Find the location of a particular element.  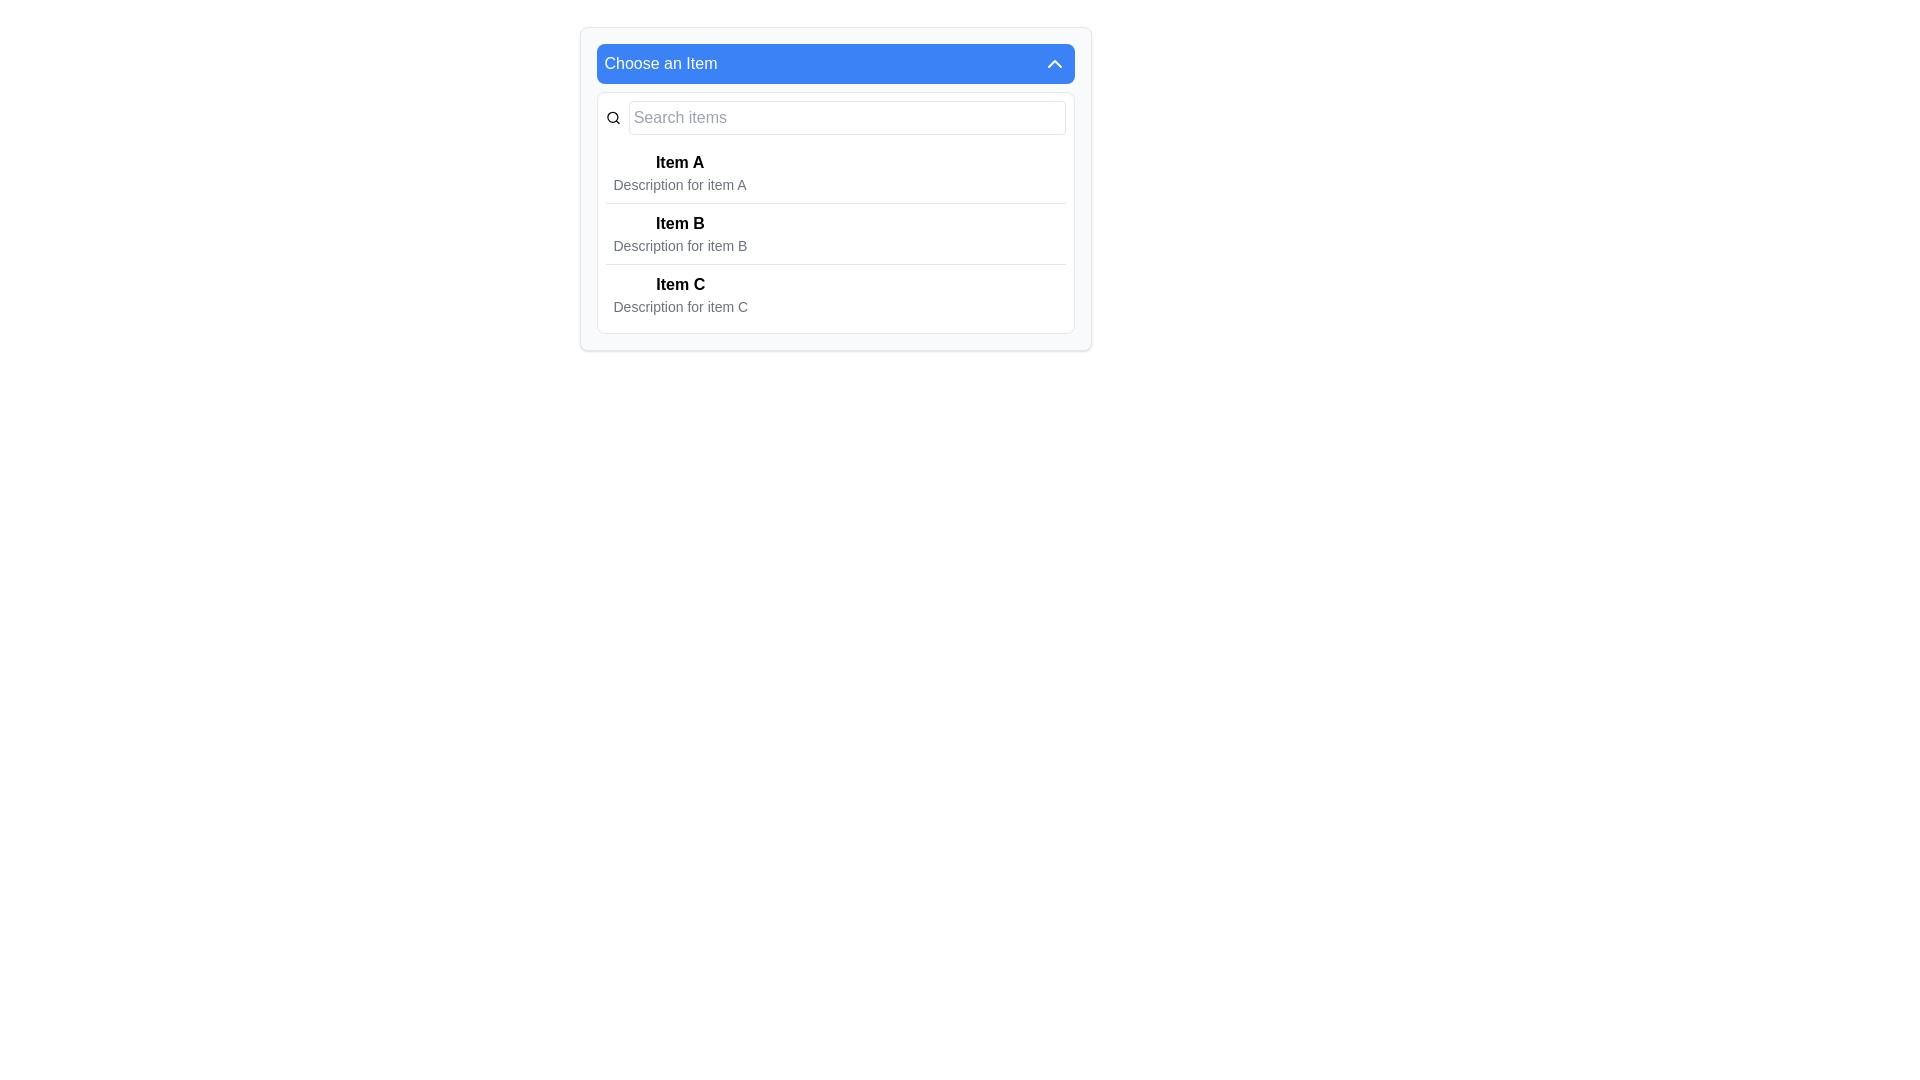

the upward-facing chevron icon located at the top-right corner of the 'Choose an Item' dropdown header, which is set against a blue background and positioned to the right of the text 'Choose an Item' is located at coordinates (1053, 63).